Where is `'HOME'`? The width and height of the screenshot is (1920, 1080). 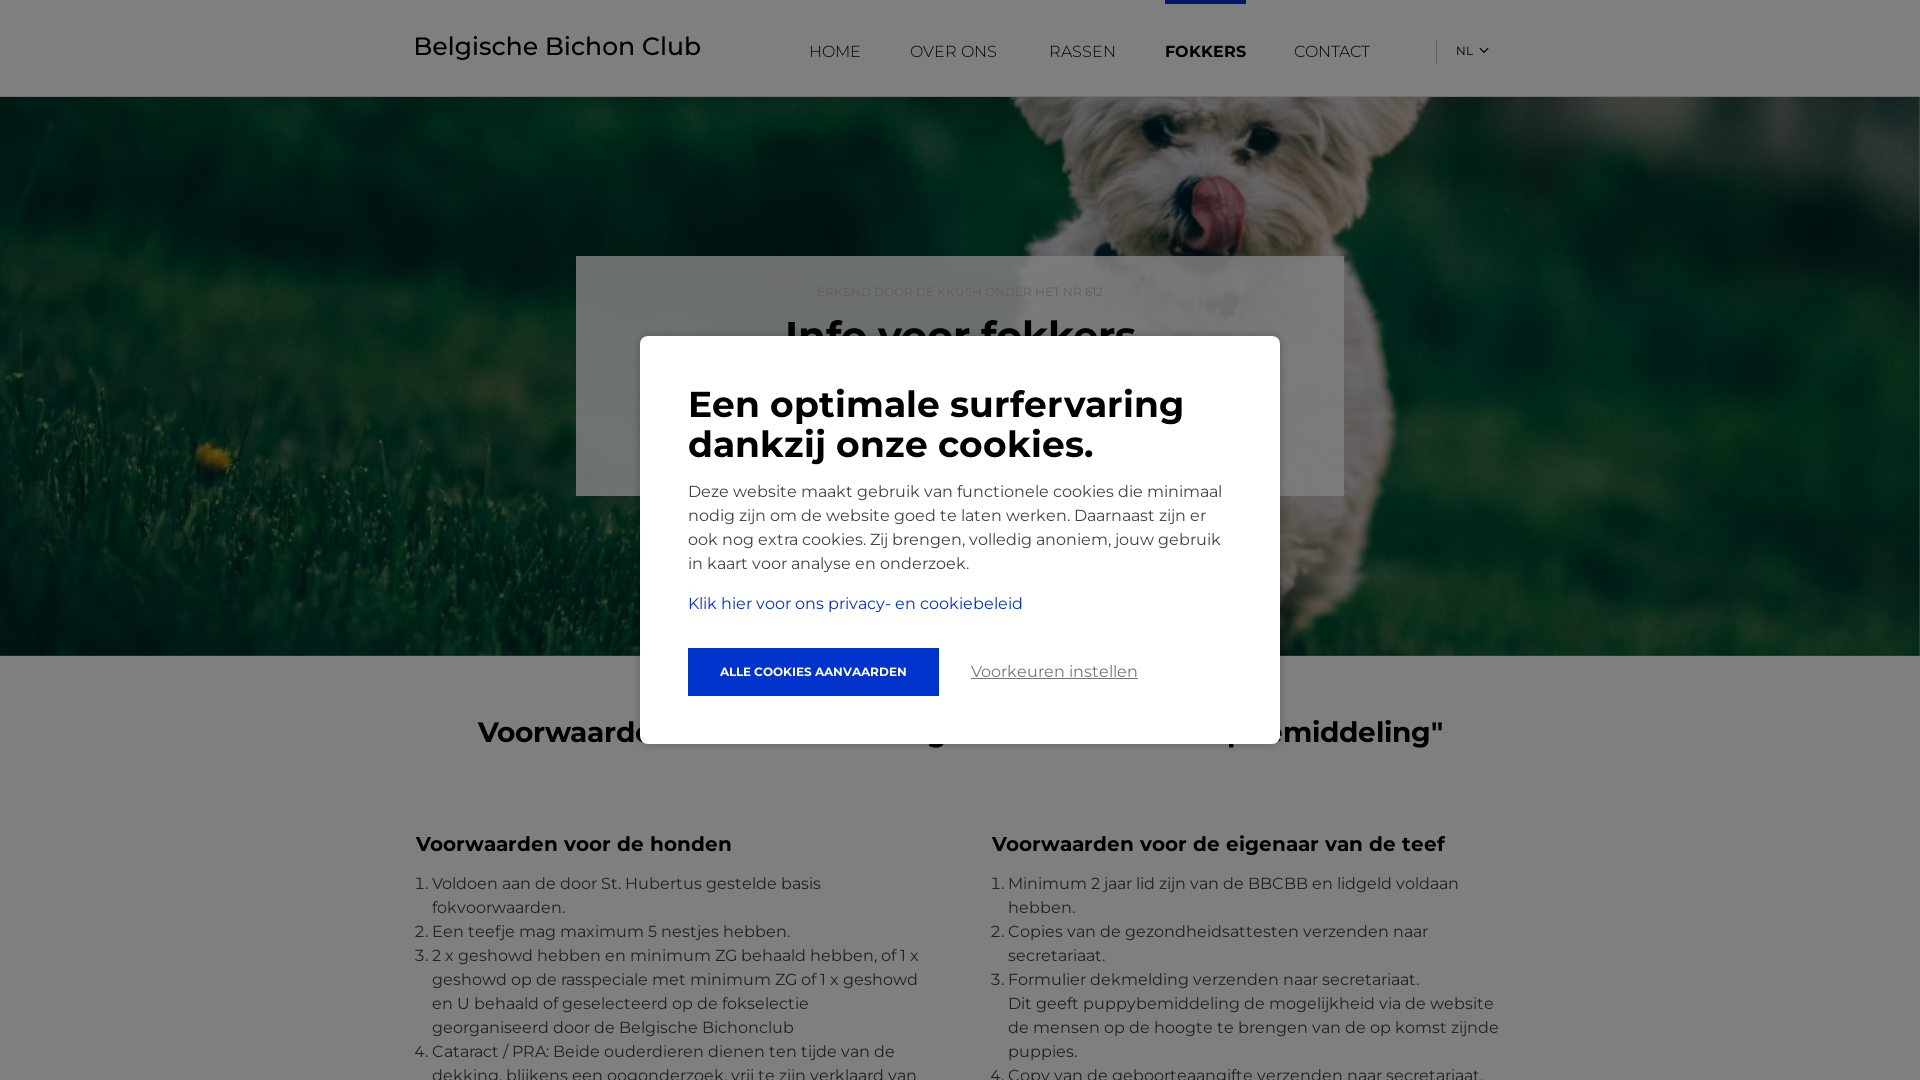 'HOME' is located at coordinates (835, 50).